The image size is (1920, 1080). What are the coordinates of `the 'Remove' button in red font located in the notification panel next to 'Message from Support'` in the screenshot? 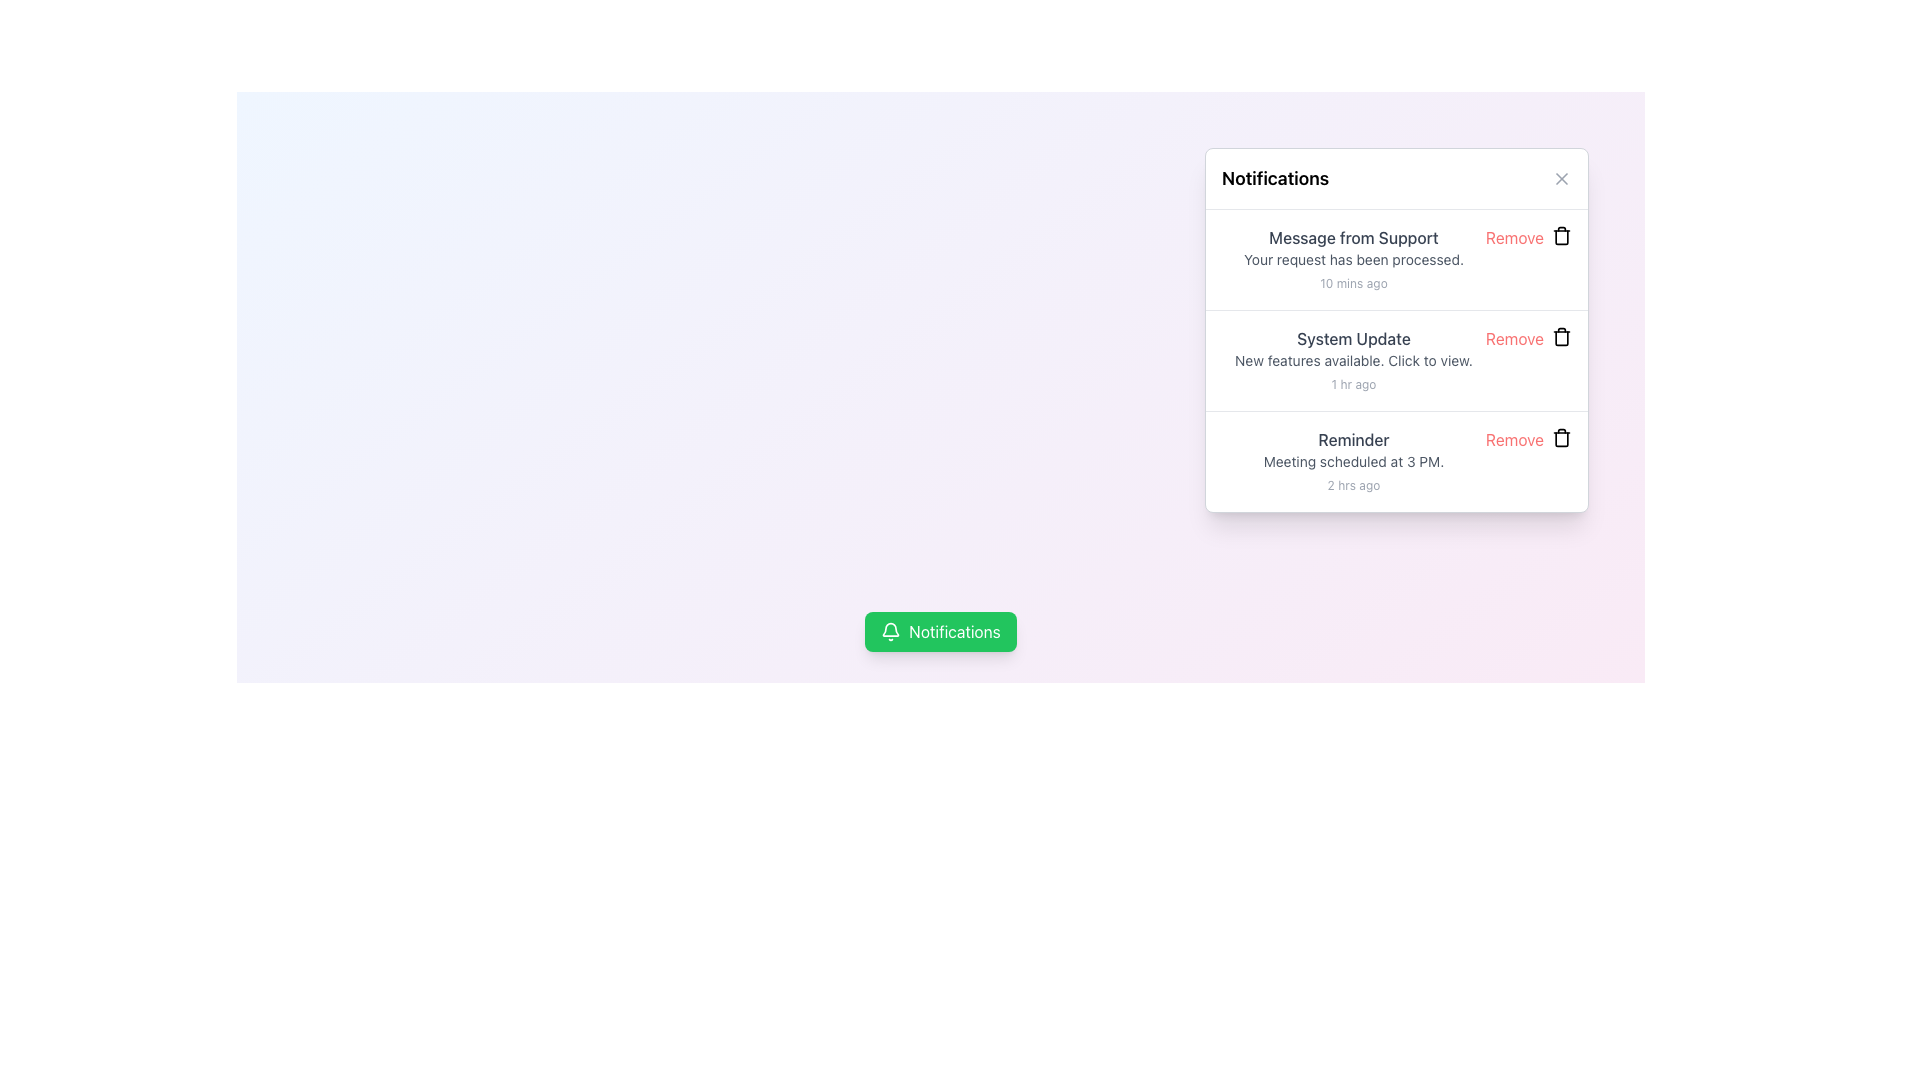 It's located at (1515, 237).